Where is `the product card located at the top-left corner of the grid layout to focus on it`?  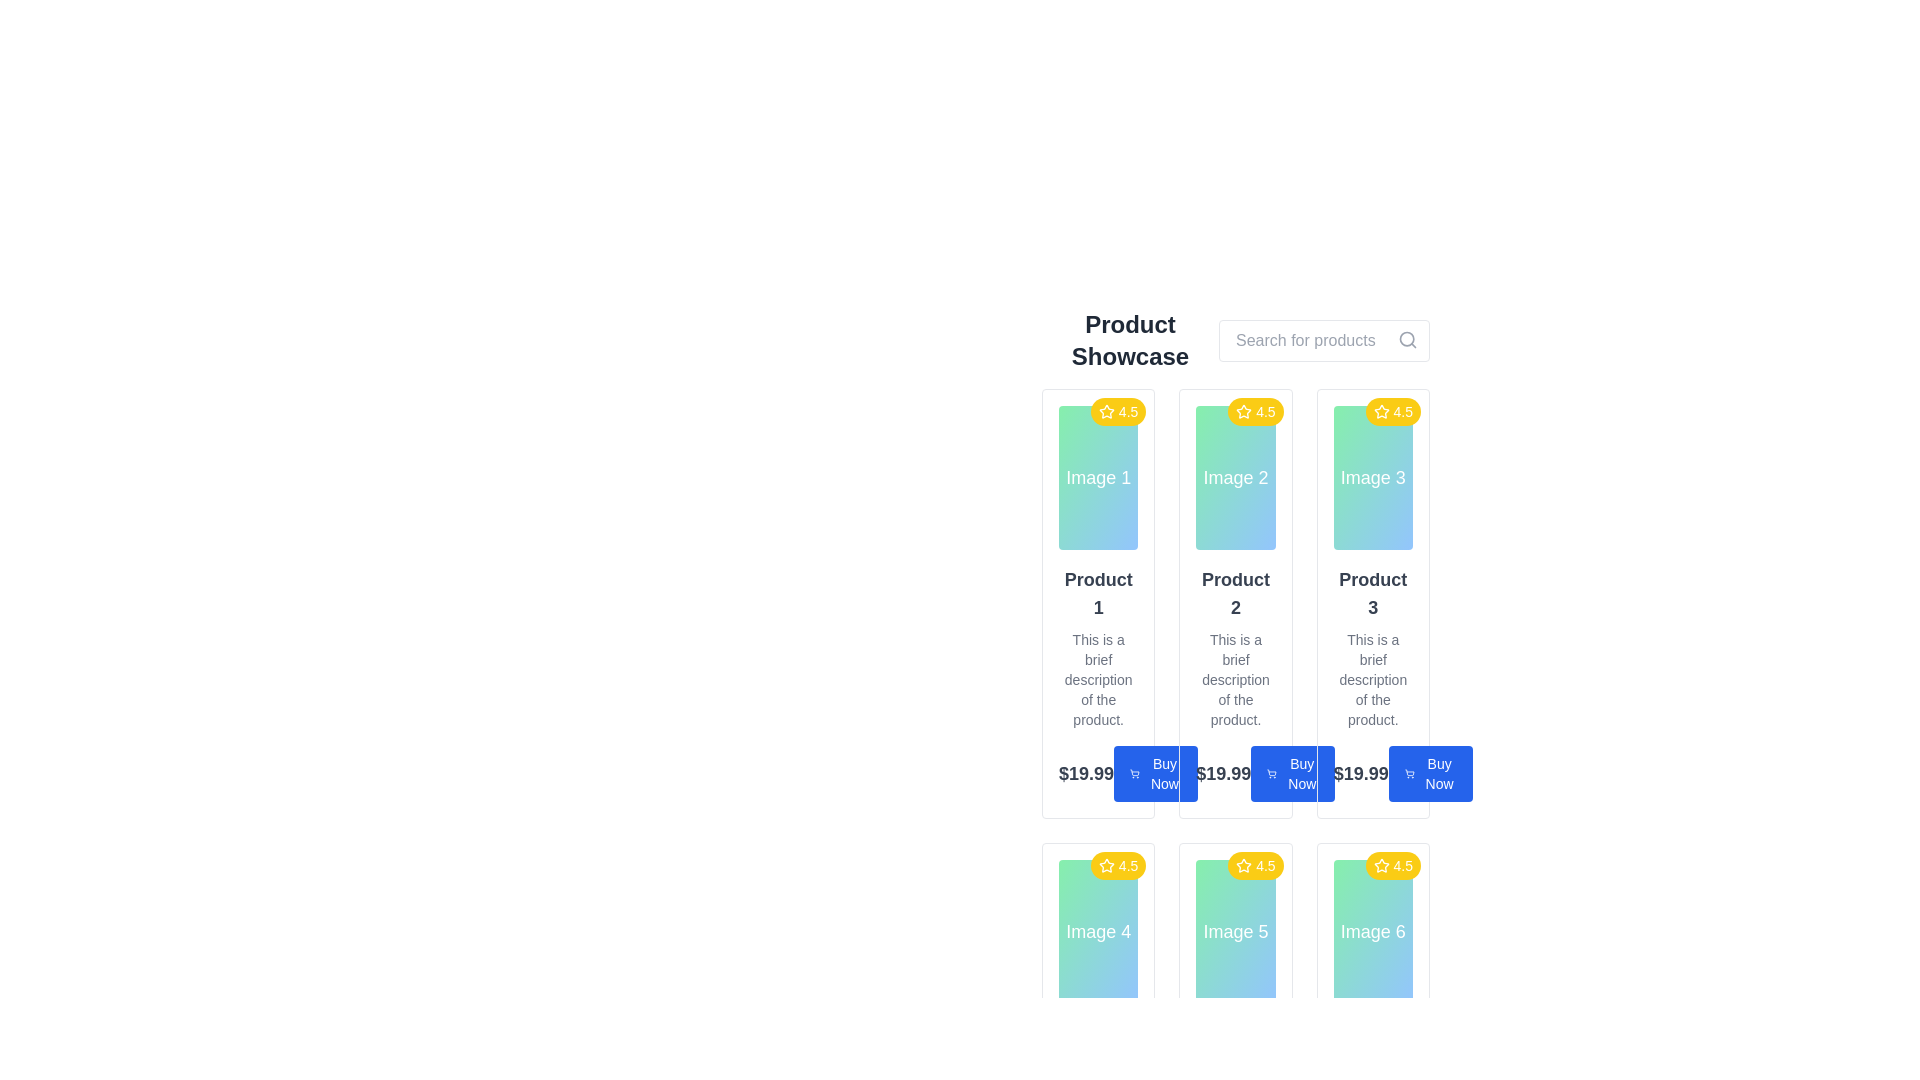
the product card located at the top-left corner of the grid layout to focus on it is located at coordinates (1097, 603).